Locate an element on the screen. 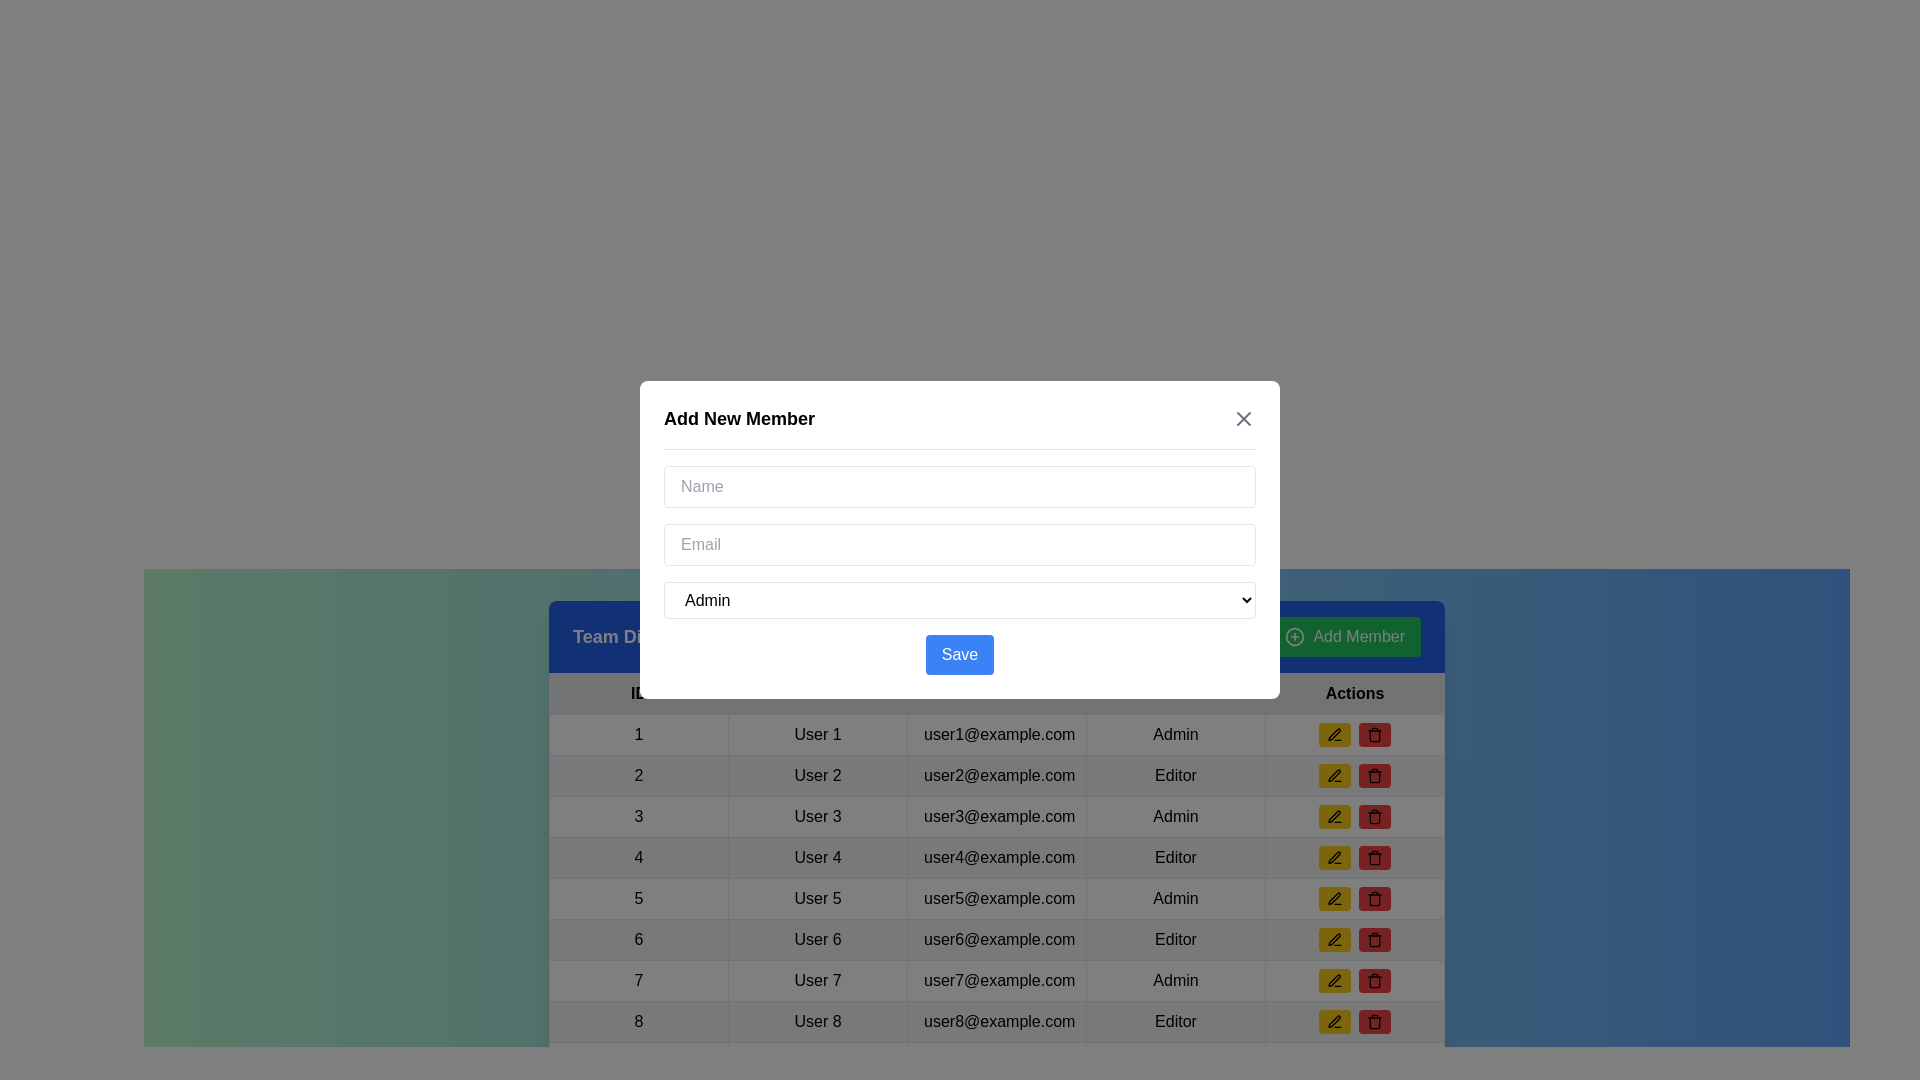 Image resolution: width=1920 pixels, height=1080 pixels. the numeral '8' in the first cell of the eighth row of the table, which is styled as text in black against a white background is located at coordinates (637, 1022).